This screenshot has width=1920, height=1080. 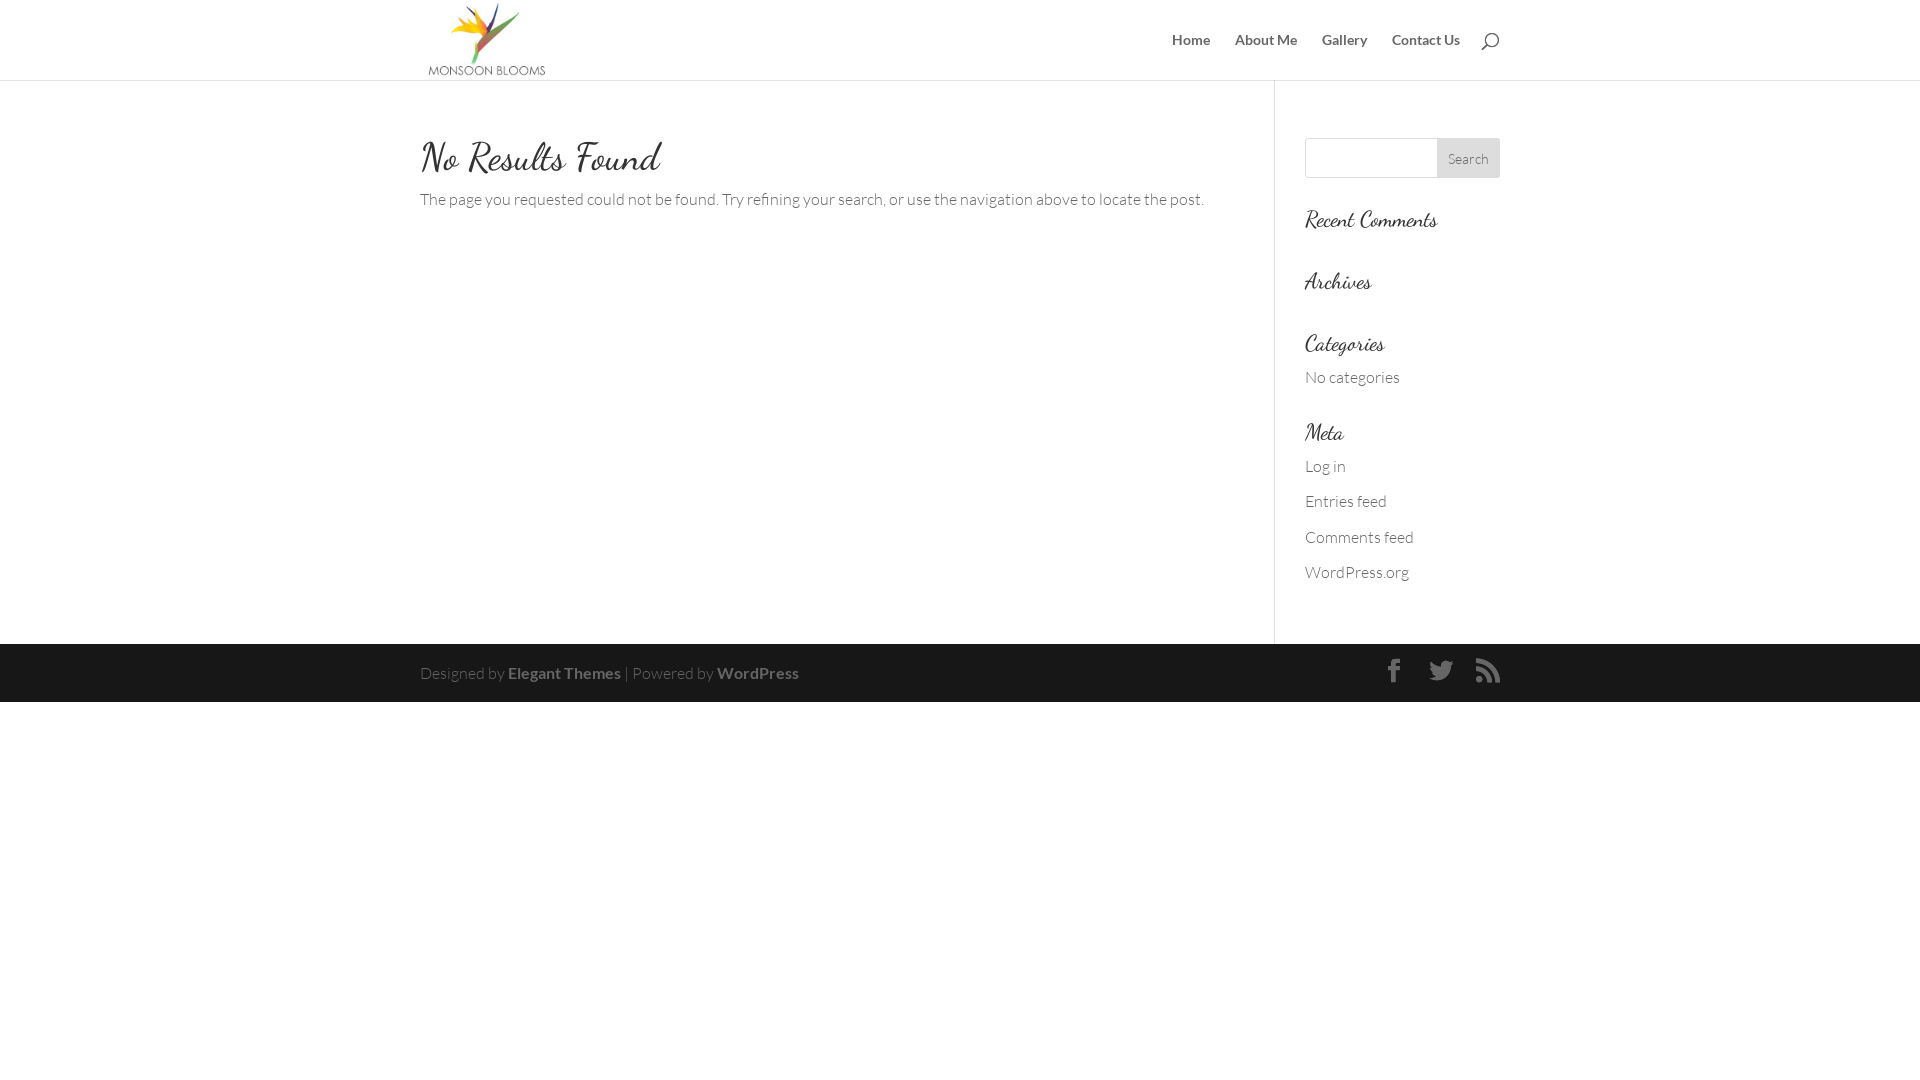 What do you see at coordinates (1325, 466) in the screenshot?
I see `'Log in'` at bounding box center [1325, 466].